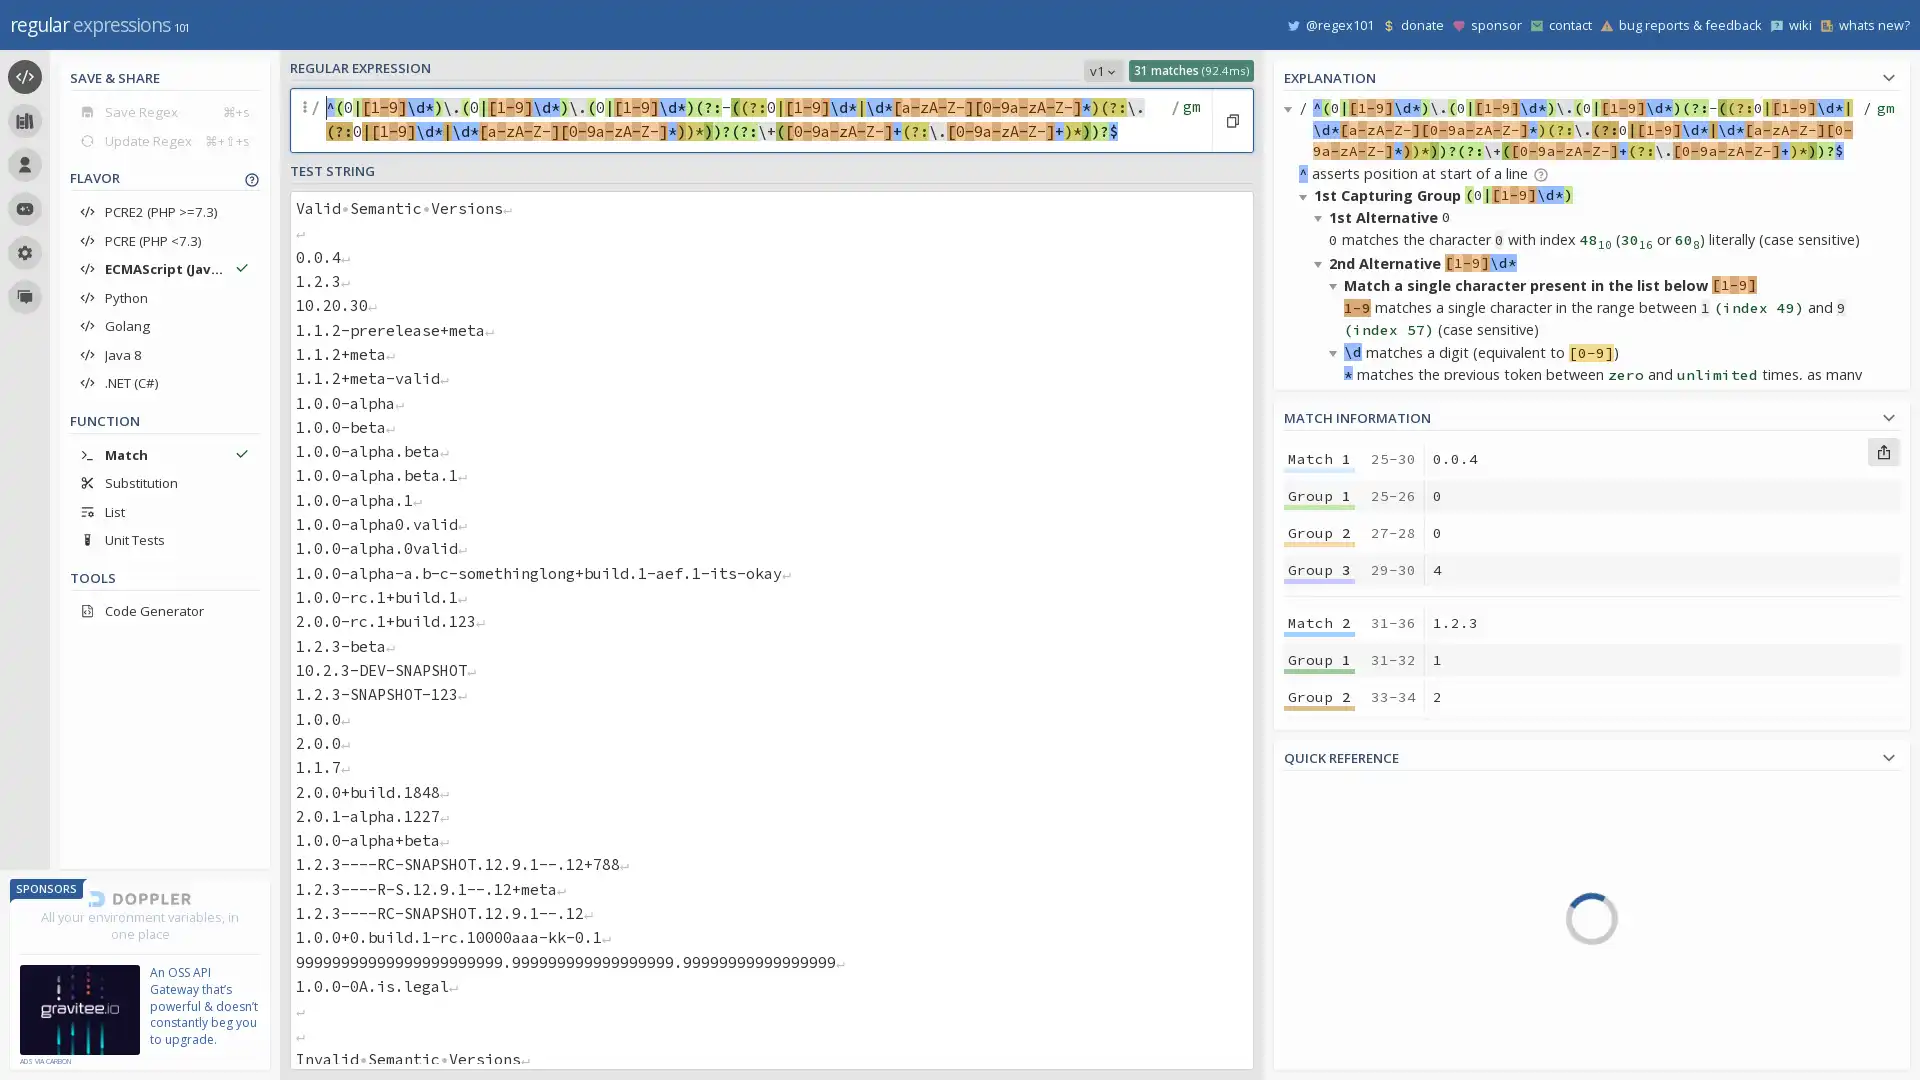  Describe the element at coordinates (1319, 570) in the screenshot. I see `Group 3` at that location.